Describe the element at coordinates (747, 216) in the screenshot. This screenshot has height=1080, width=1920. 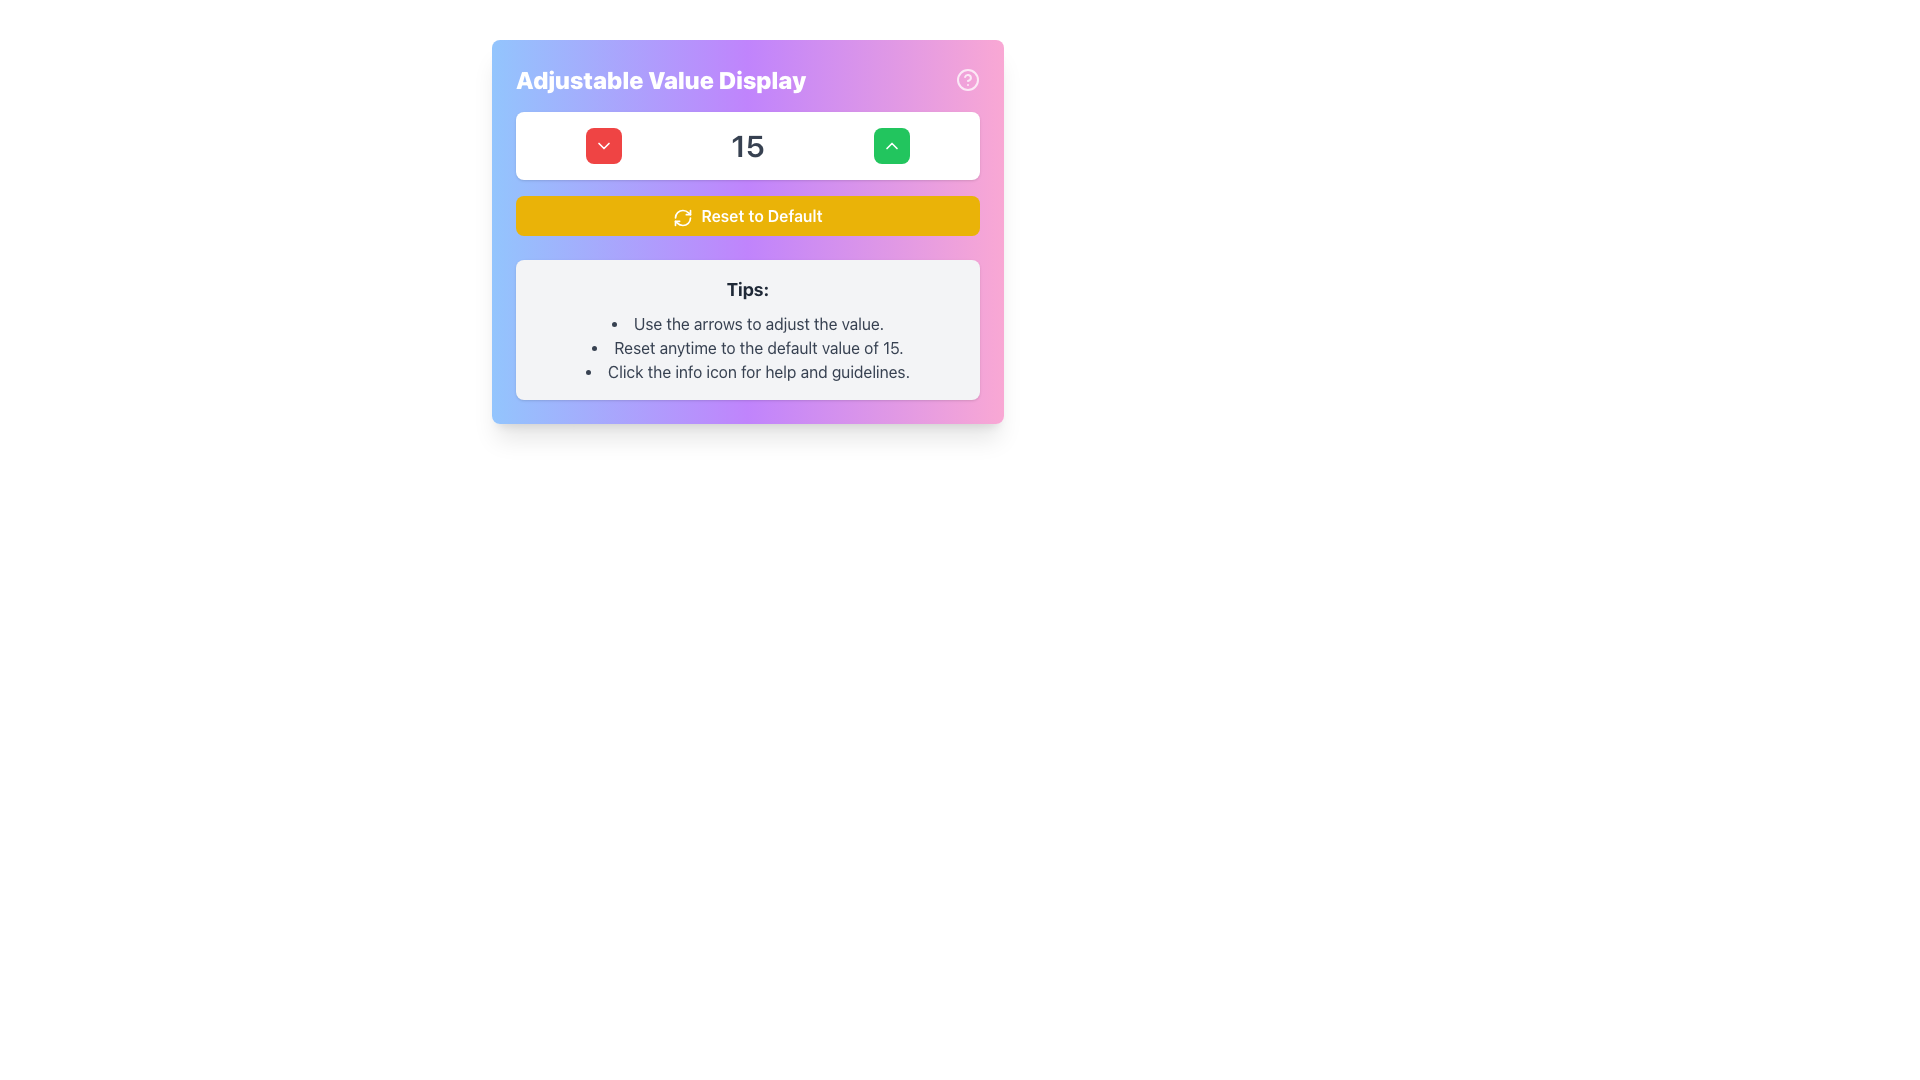
I see `the 'Reset to Default' button, which is a rectangular button with a yellow-orange background and white text, located below the value '15' in the 'Adjustable Value Display' section` at that location.